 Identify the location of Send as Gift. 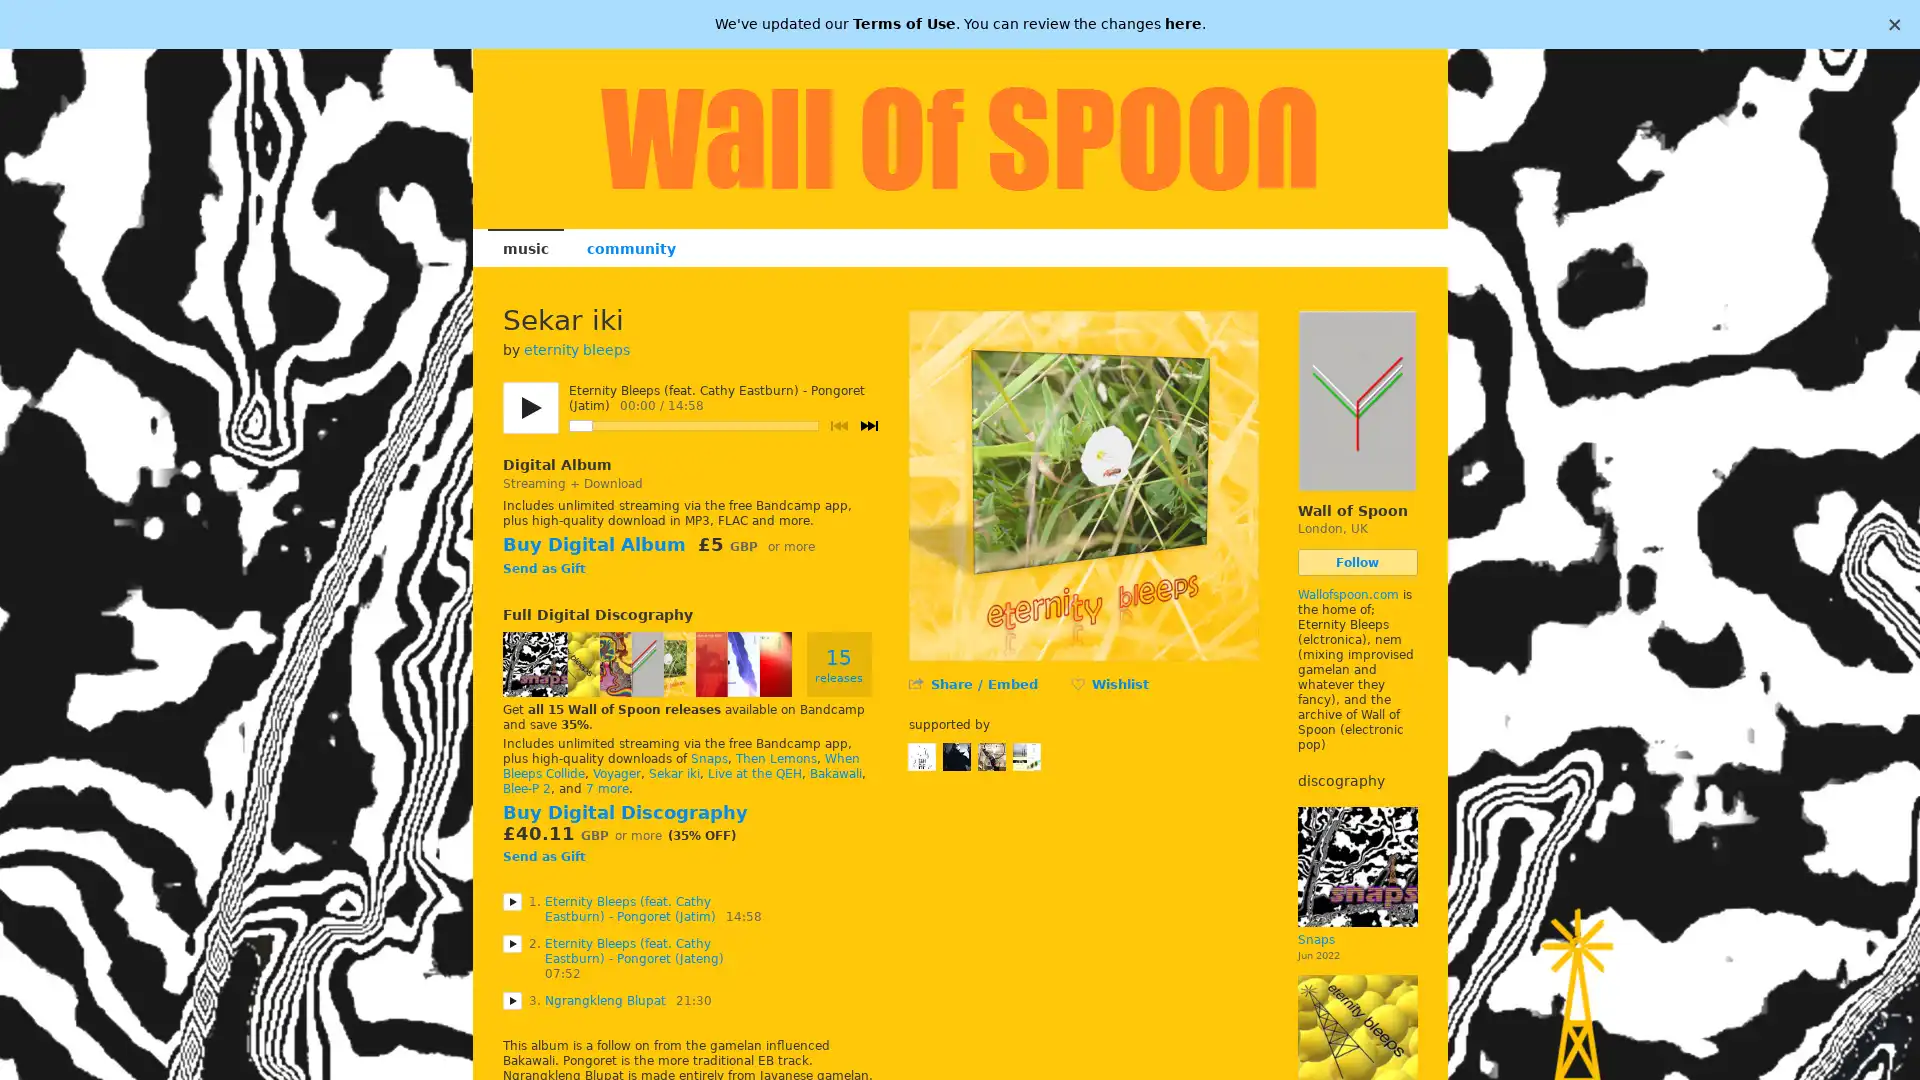
(543, 570).